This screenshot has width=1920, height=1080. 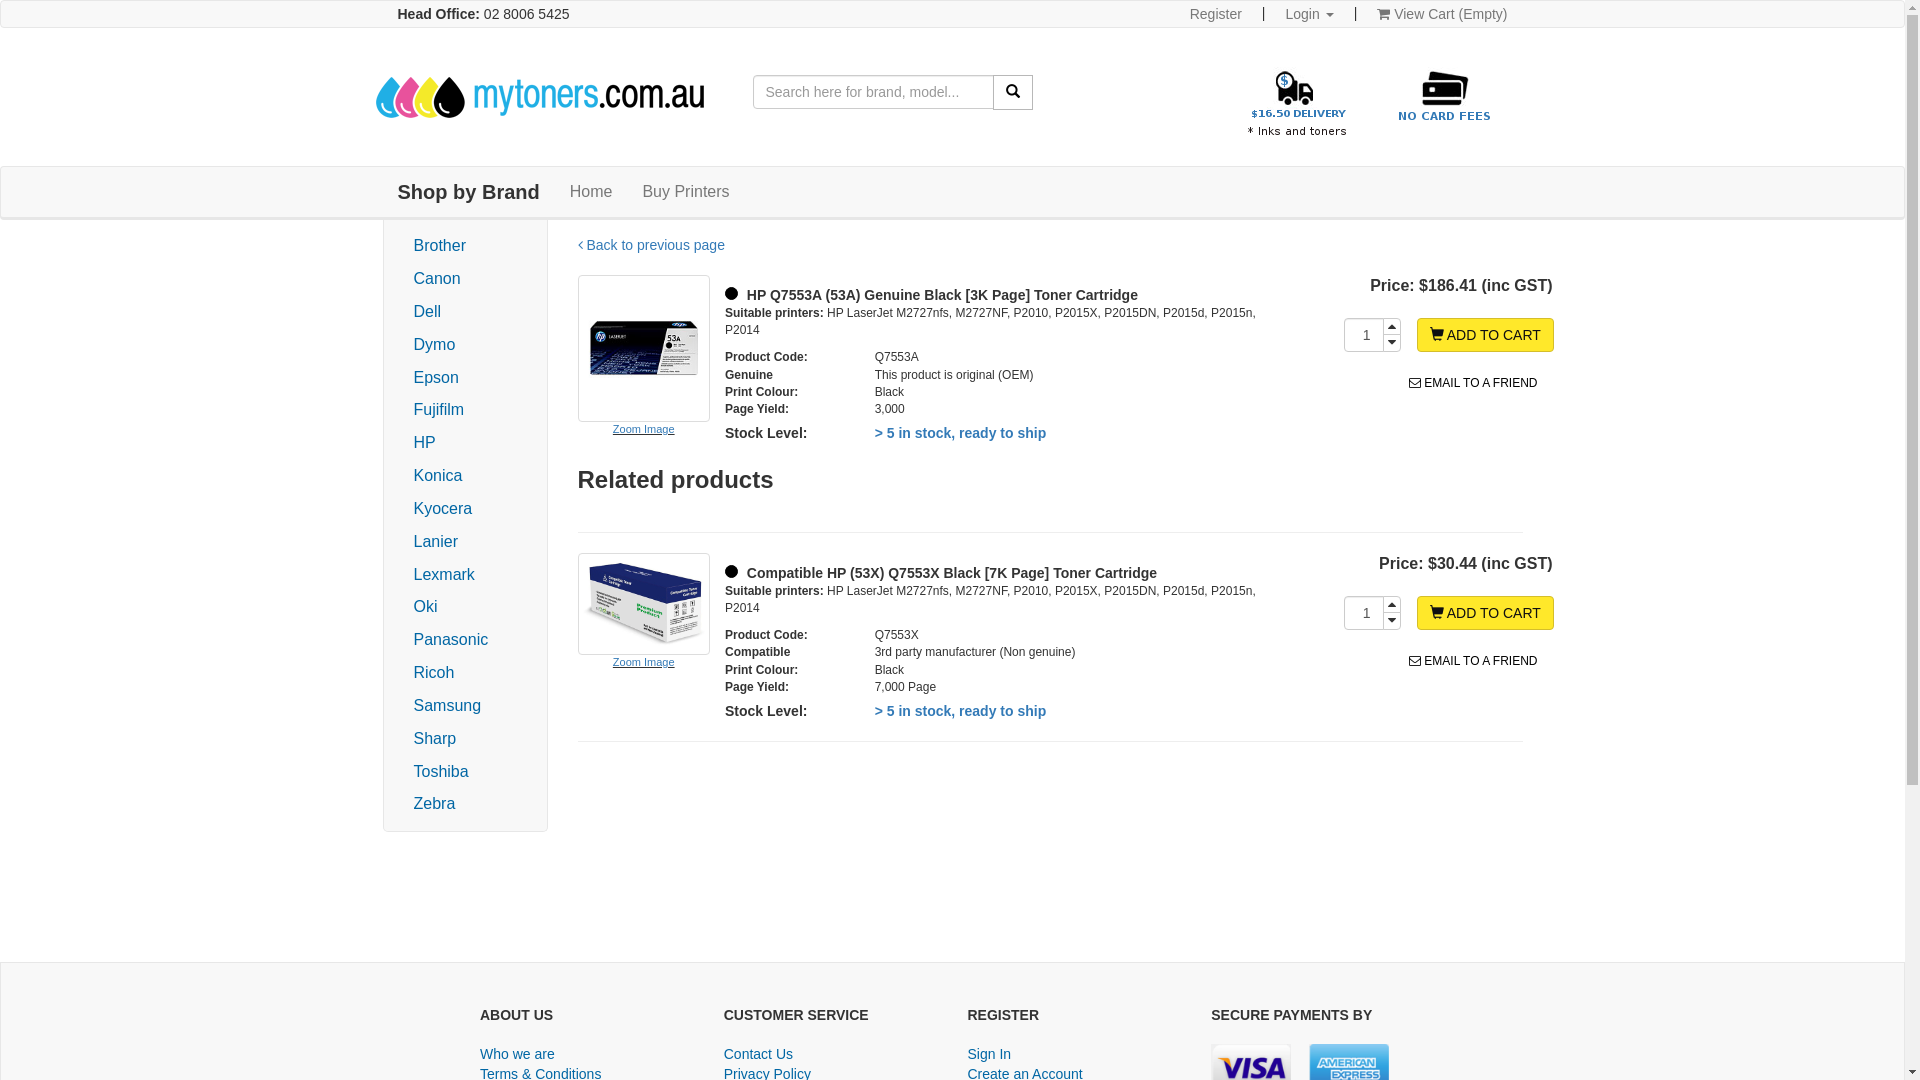 I want to click on 'ADD TO CART', so click(x=1485, y=334).